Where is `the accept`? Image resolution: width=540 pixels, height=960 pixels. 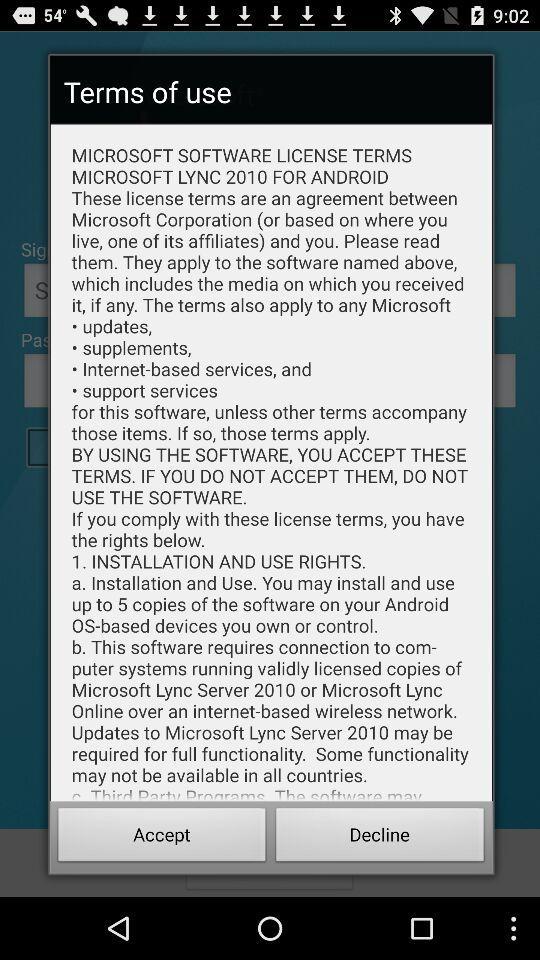 the accept is located at coordinates (161, 837).